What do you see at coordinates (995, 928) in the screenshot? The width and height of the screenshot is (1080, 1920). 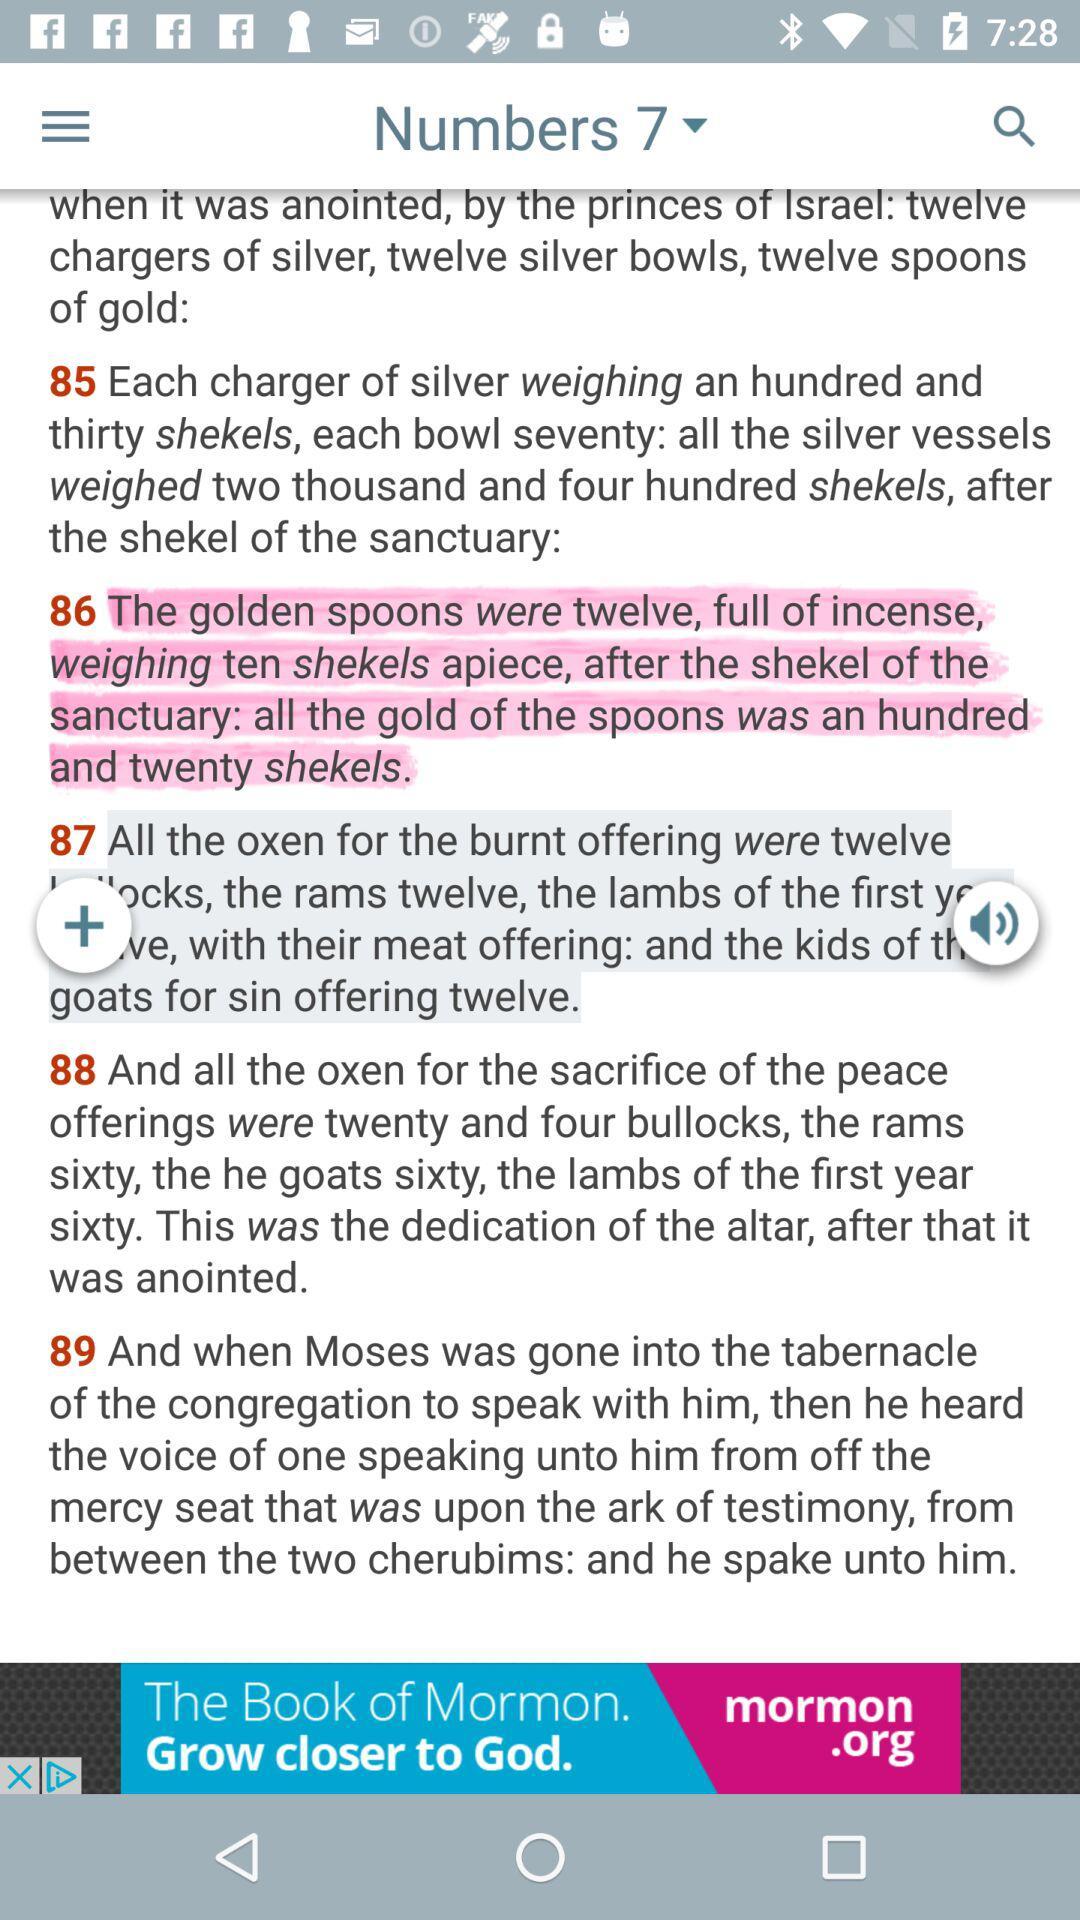 I see `the volume icon` at bounding box center [995, 928].